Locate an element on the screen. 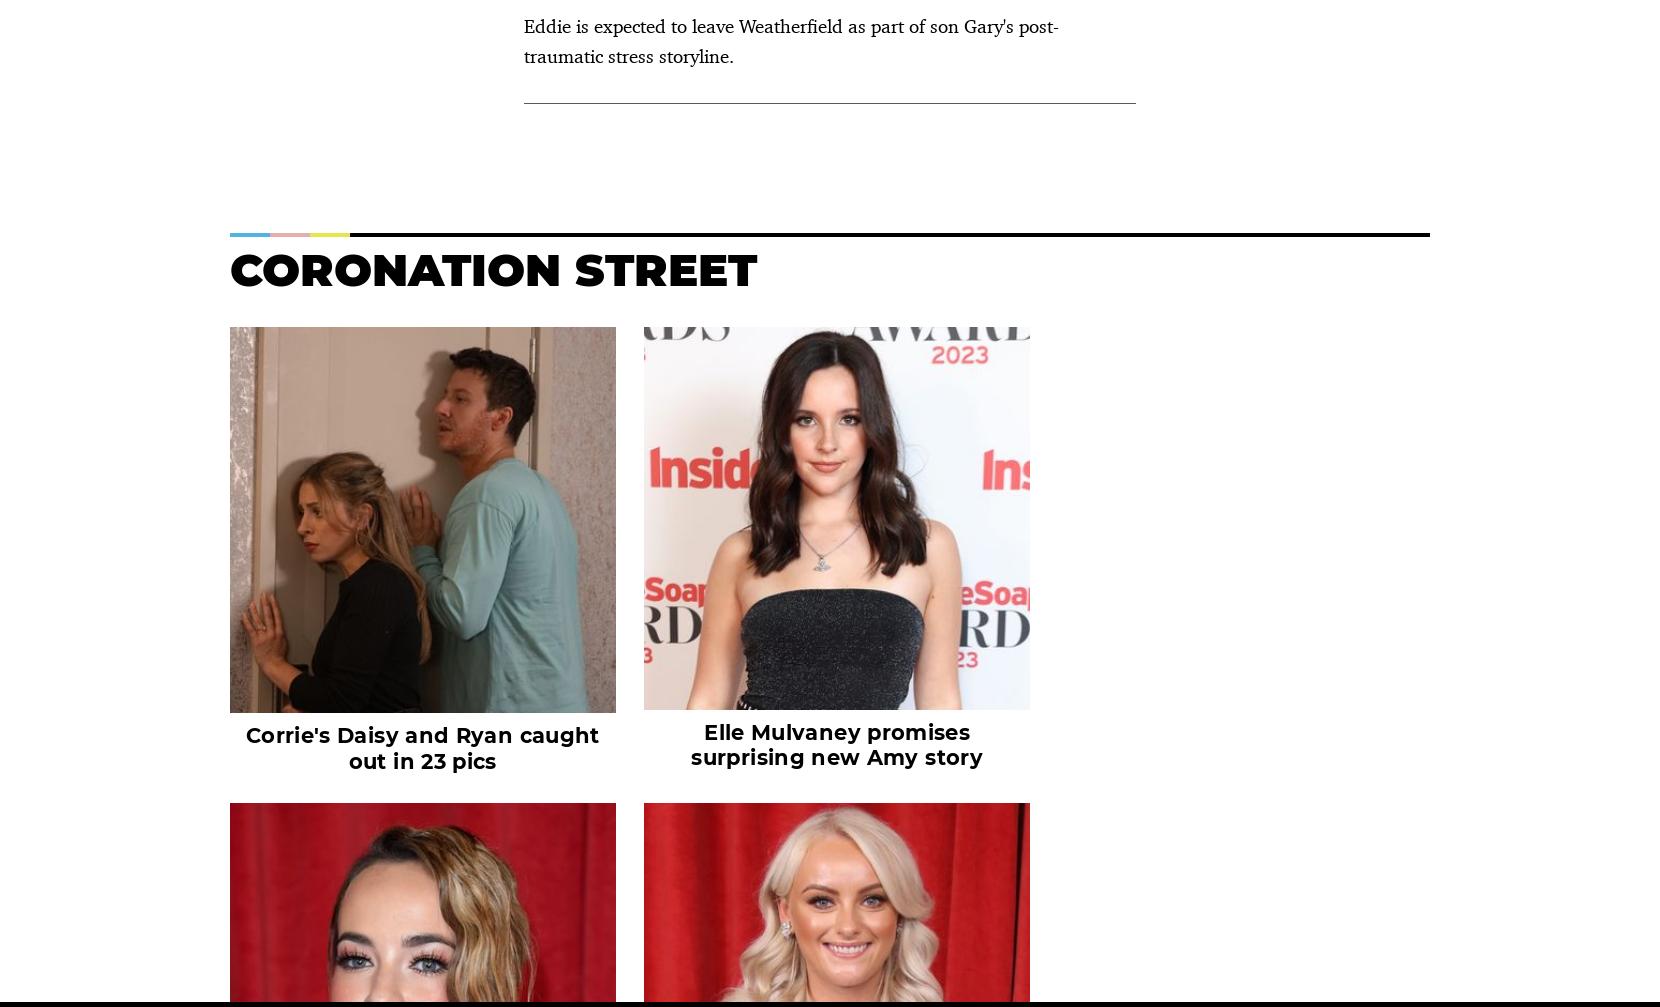  'Casualty' is located at coordinates (830, 424).